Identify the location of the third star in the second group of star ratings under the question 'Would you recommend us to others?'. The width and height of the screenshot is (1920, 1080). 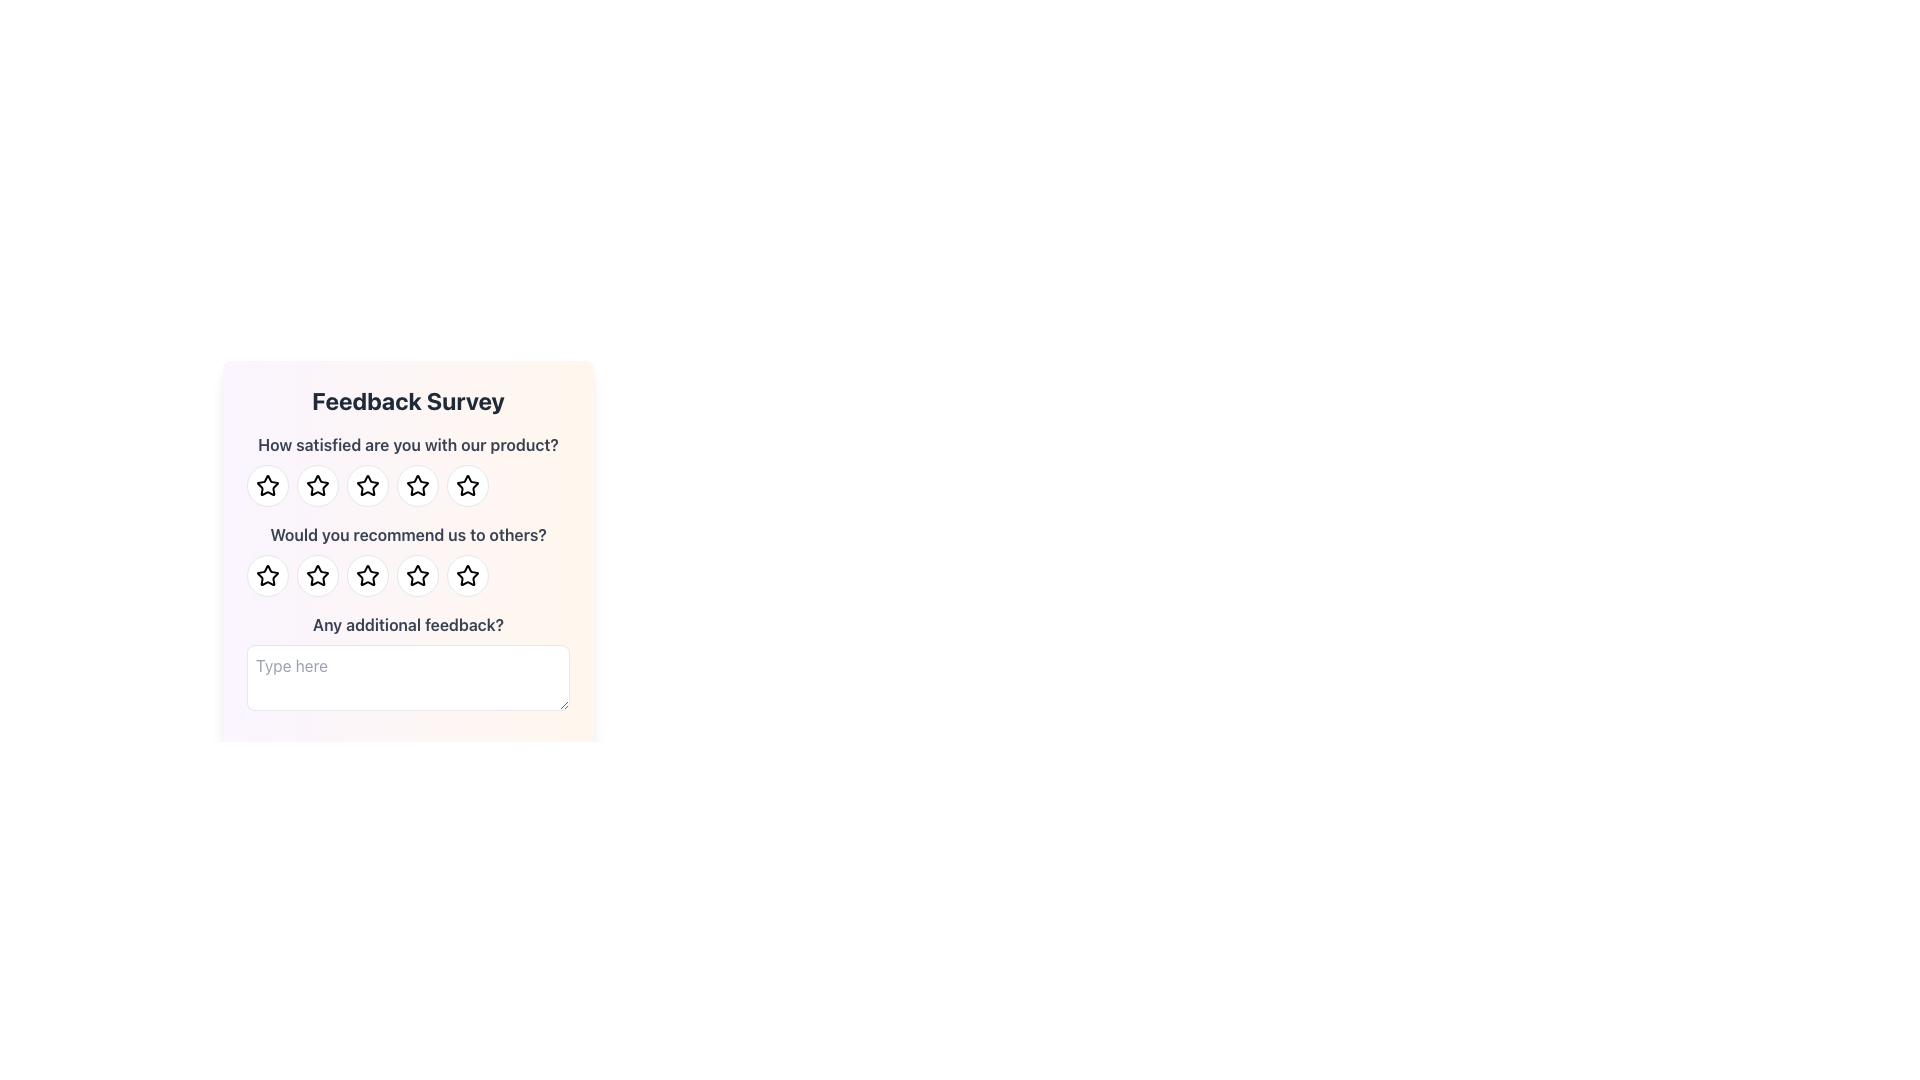
(368, 575).